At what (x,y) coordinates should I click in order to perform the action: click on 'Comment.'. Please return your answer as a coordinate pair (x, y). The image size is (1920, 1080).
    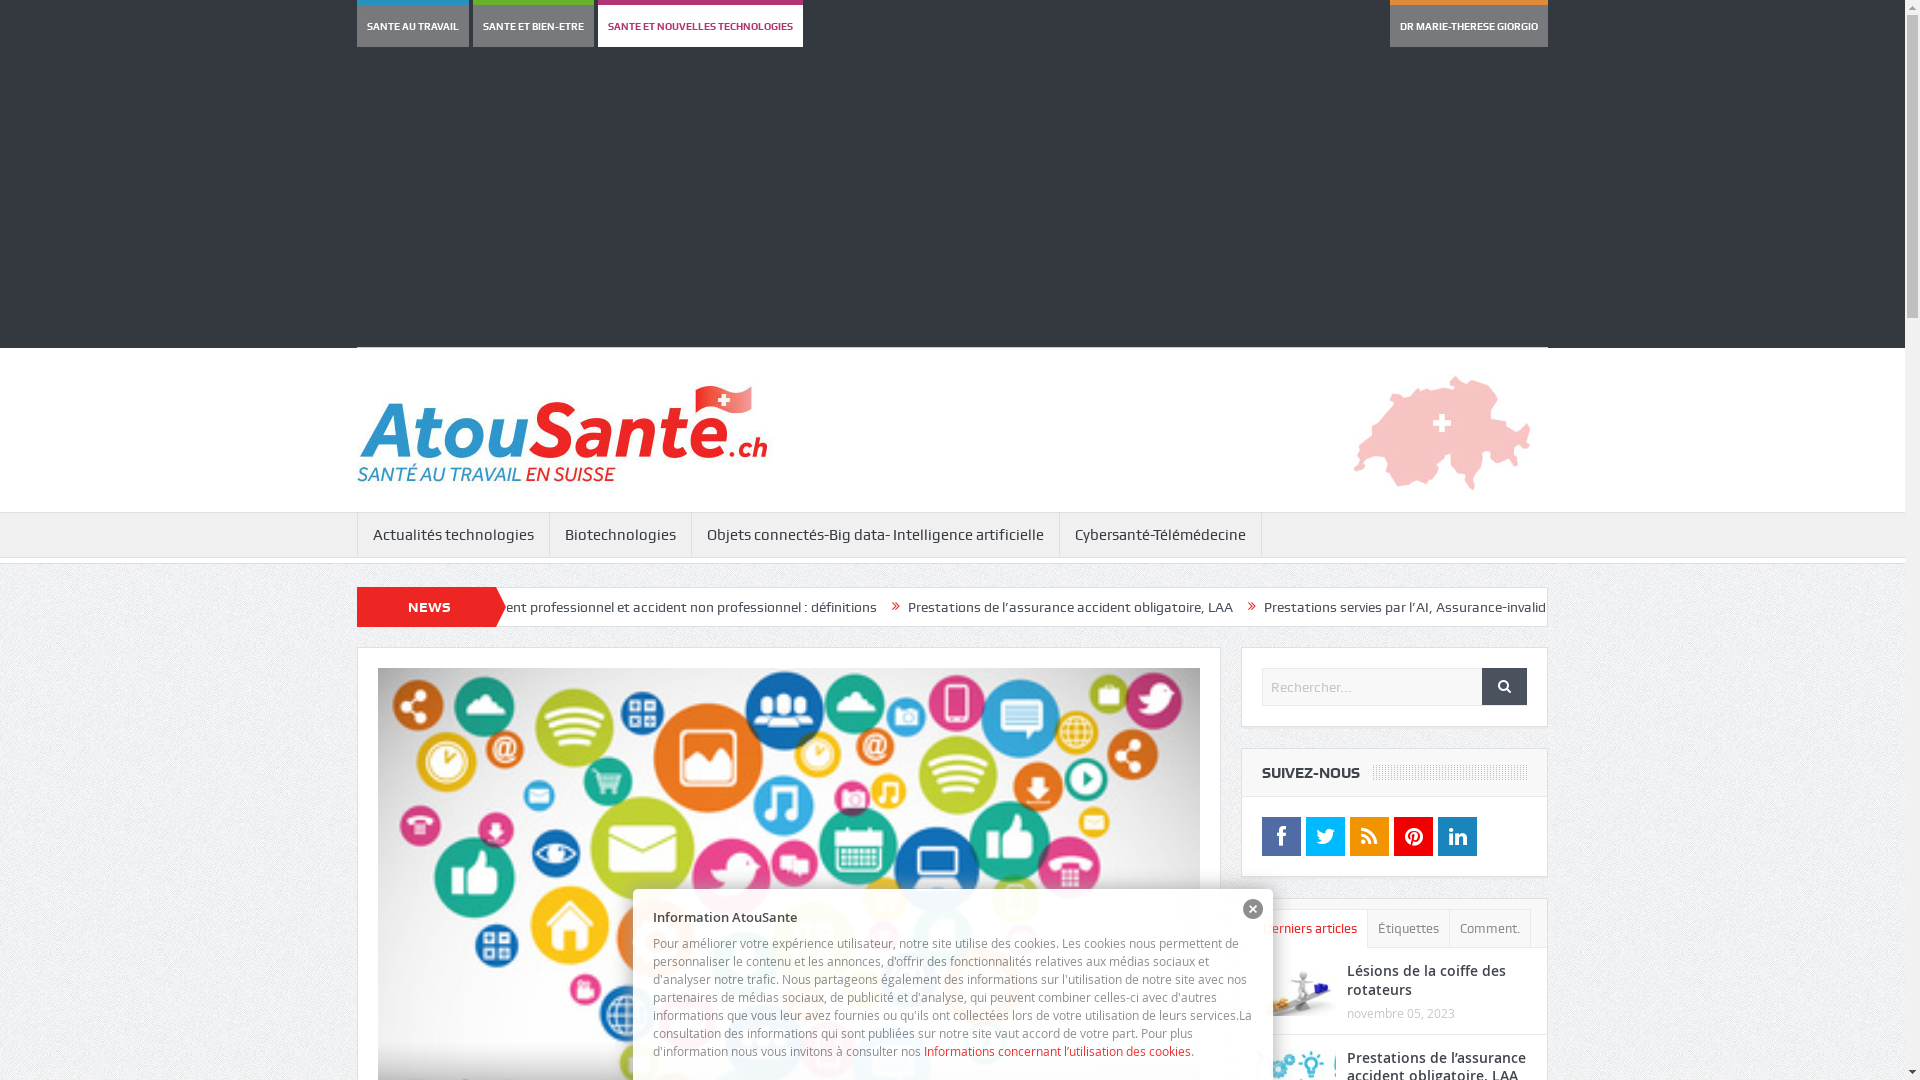
    Looking at the image, I should click on (1489, 928).